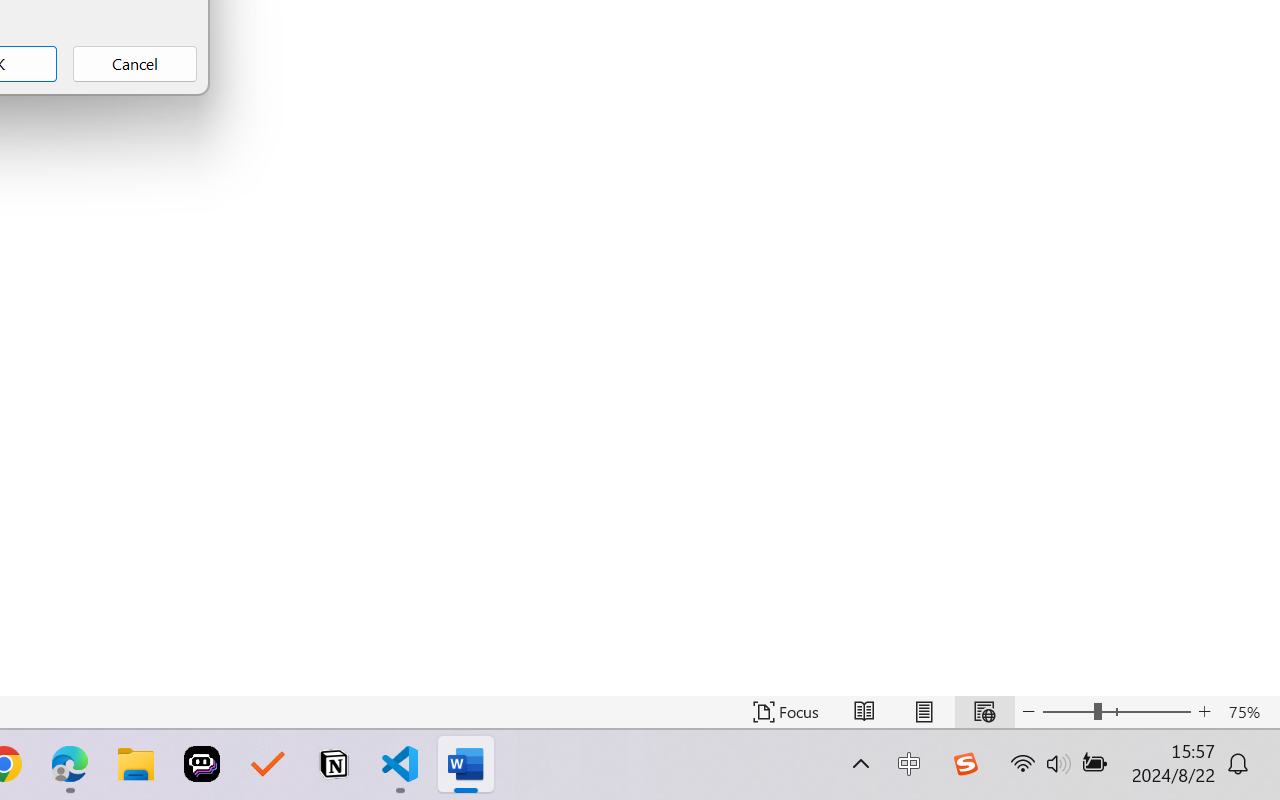 The image size is (1280, 800). What do you see at coordinates (1248, 711) in the screenshot?
I see `'Zoom 75%'` at bounding box center [1248, 711].